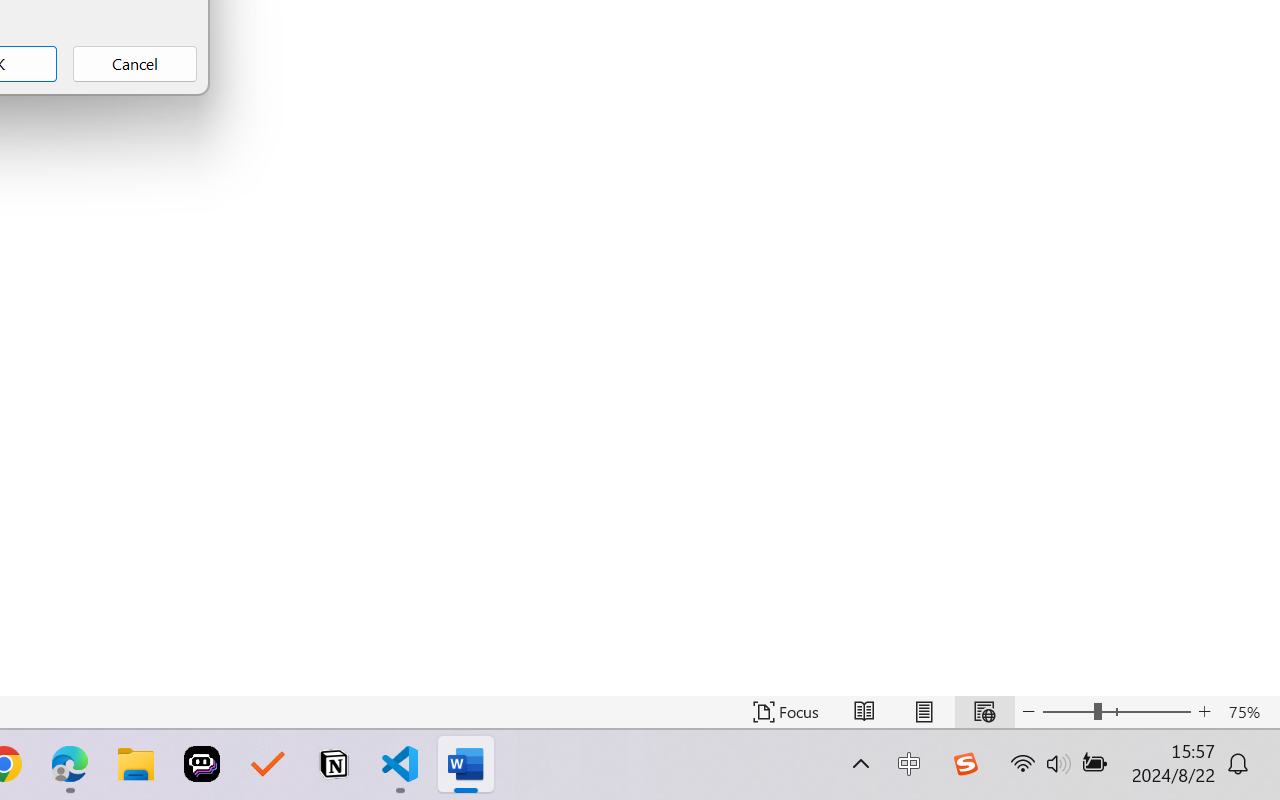 The image size is (1280, 800). What do you see at coordinates (1248, 711) in the screenshot?
I see `'Zoom 75%'` at bounding box center [1248, 711].